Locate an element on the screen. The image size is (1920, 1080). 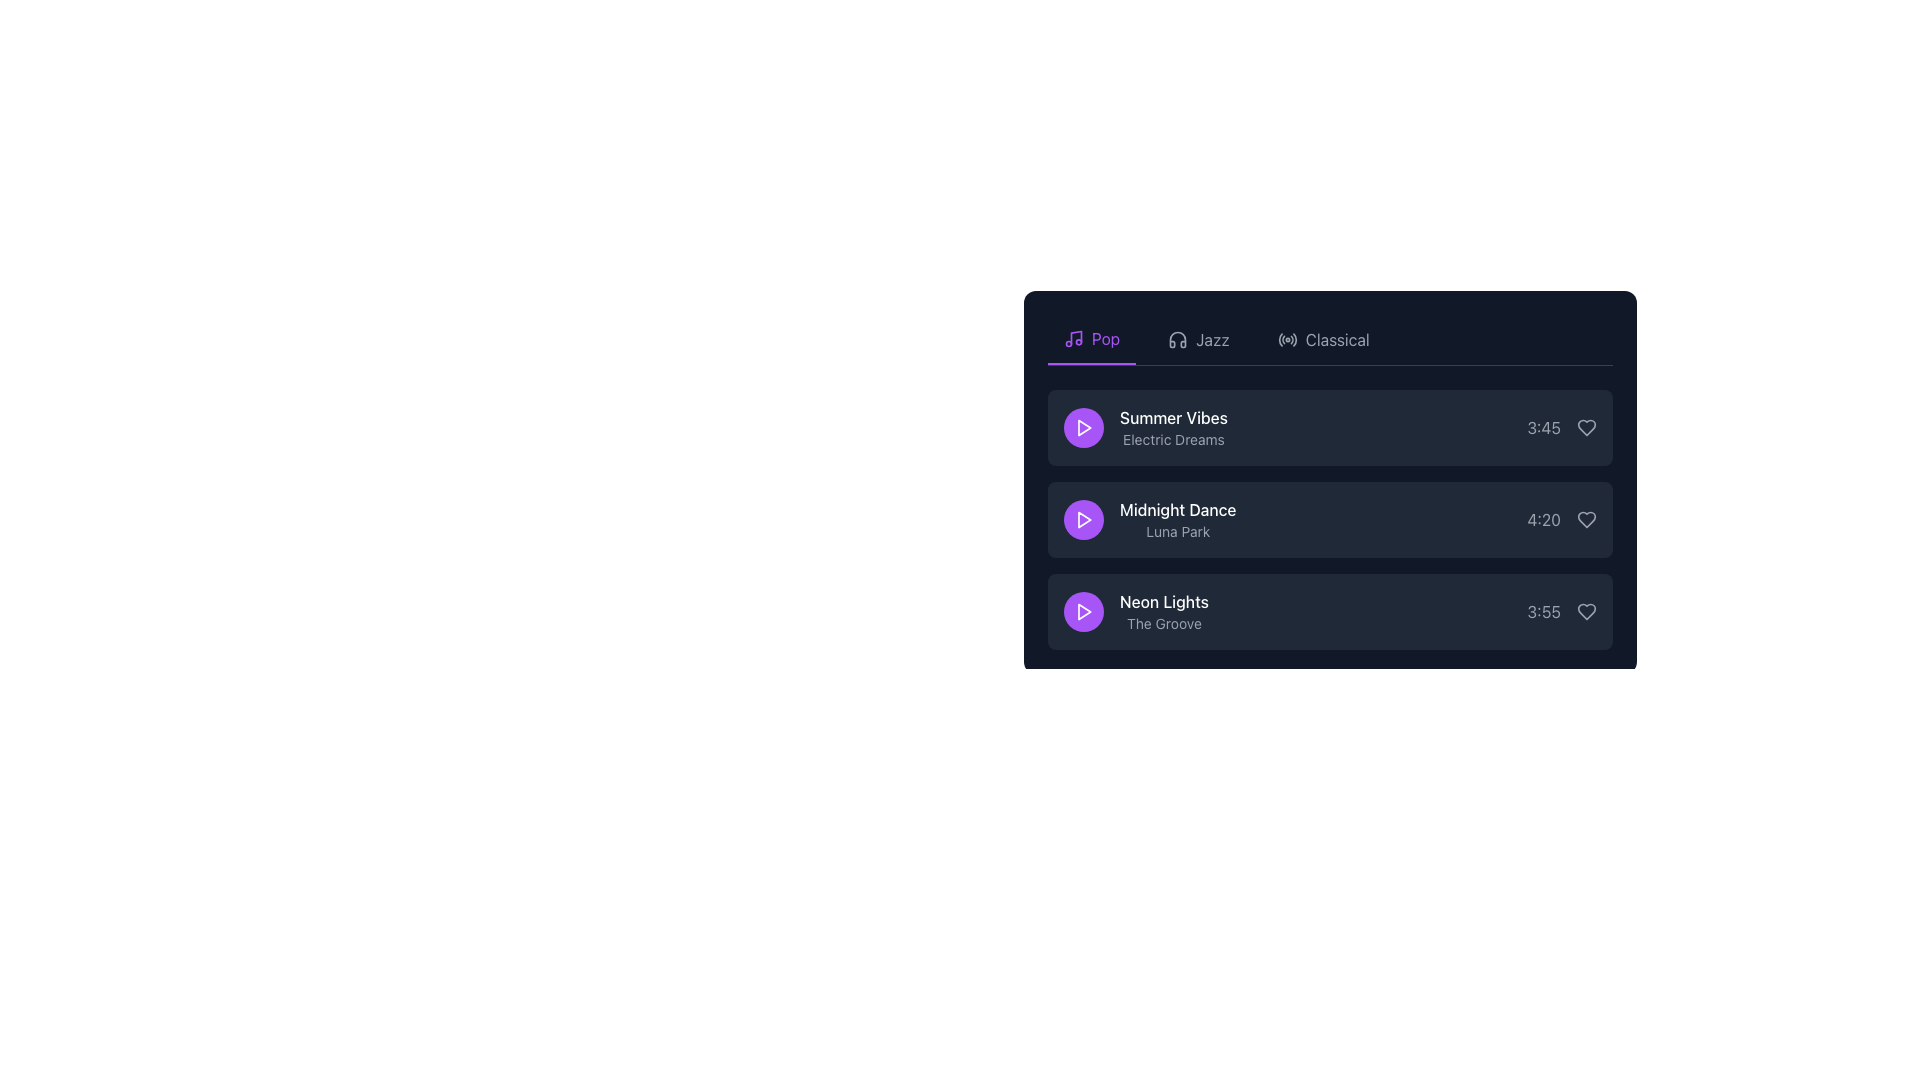
the text label 'Jazz' is located at coordinates (1211, 338).